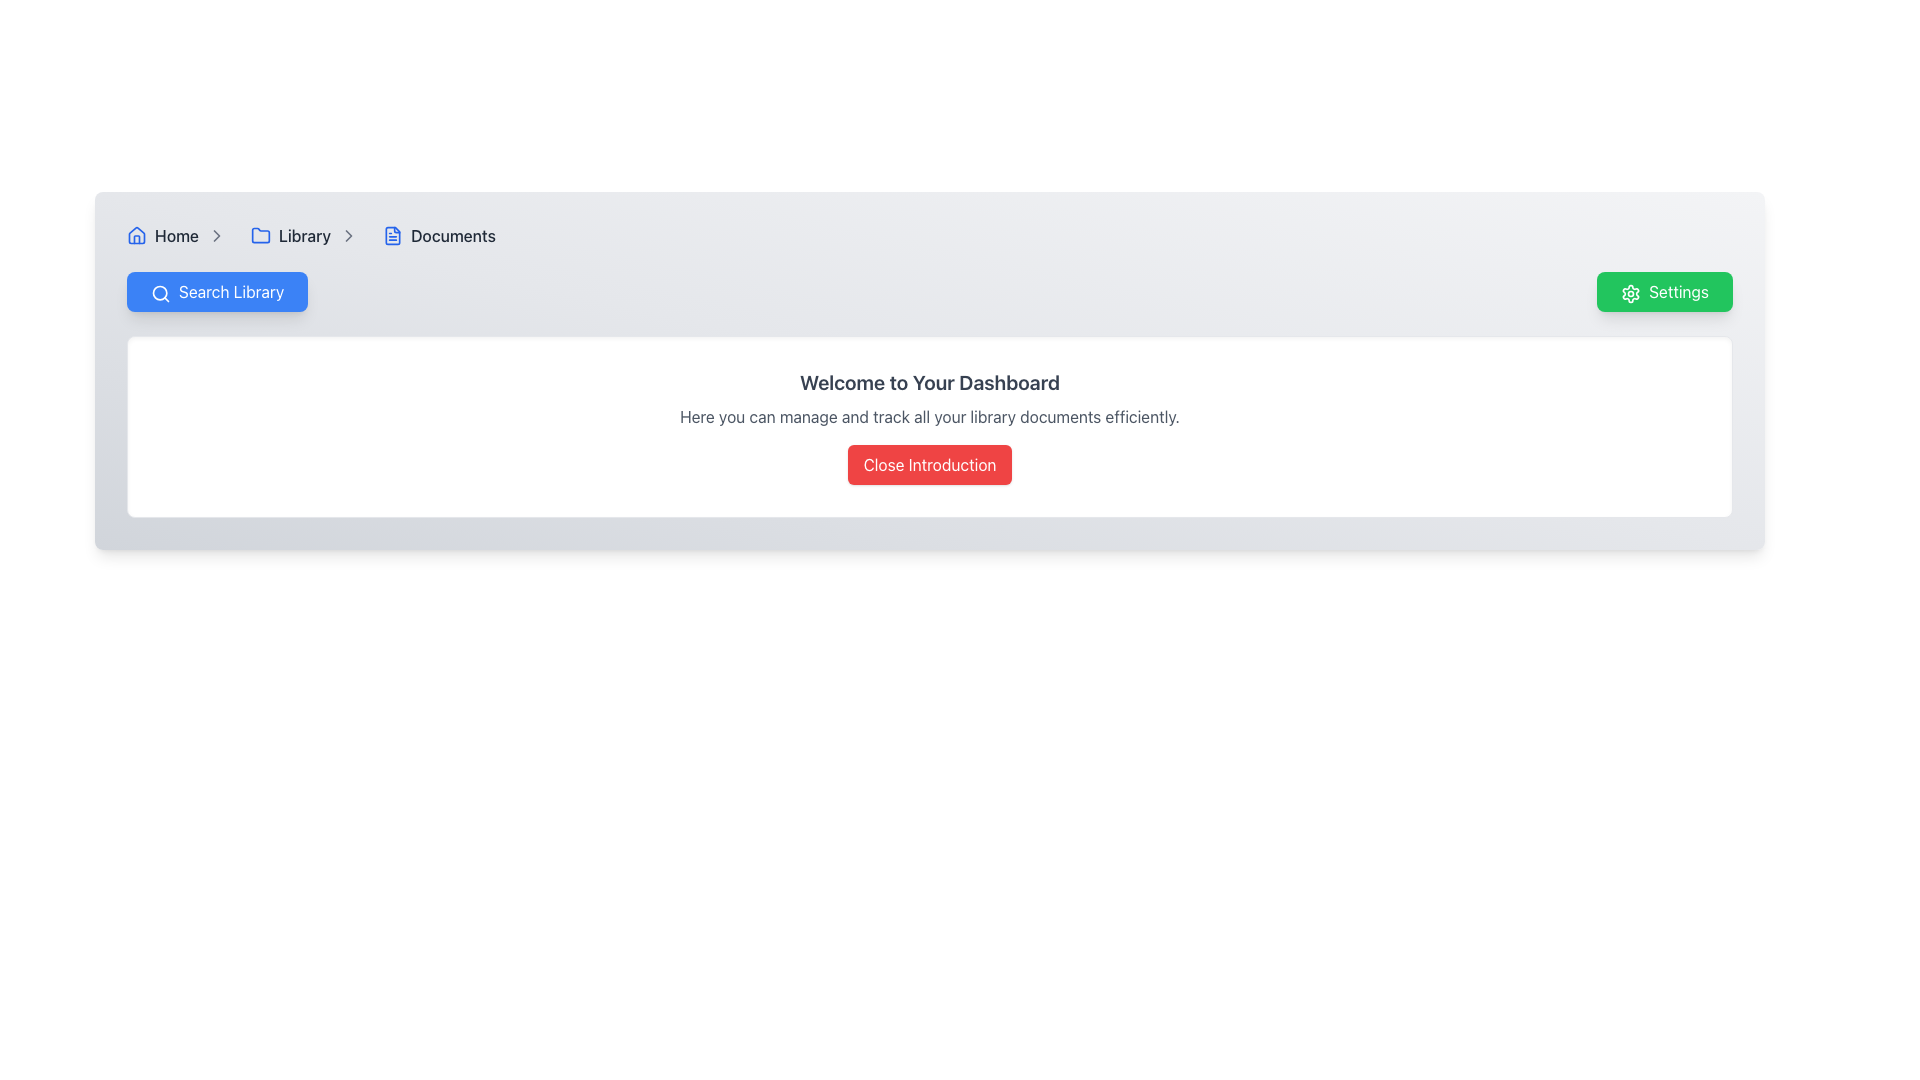 Image resolution: width=1920 pixels, height=1080 pixels. Describe the element at coordinates (136, 234) in the screenshot. I see `the 'Home' icon in the breadcrumb navigation bar, which is positioned as the first element in the navigation group` at that location.